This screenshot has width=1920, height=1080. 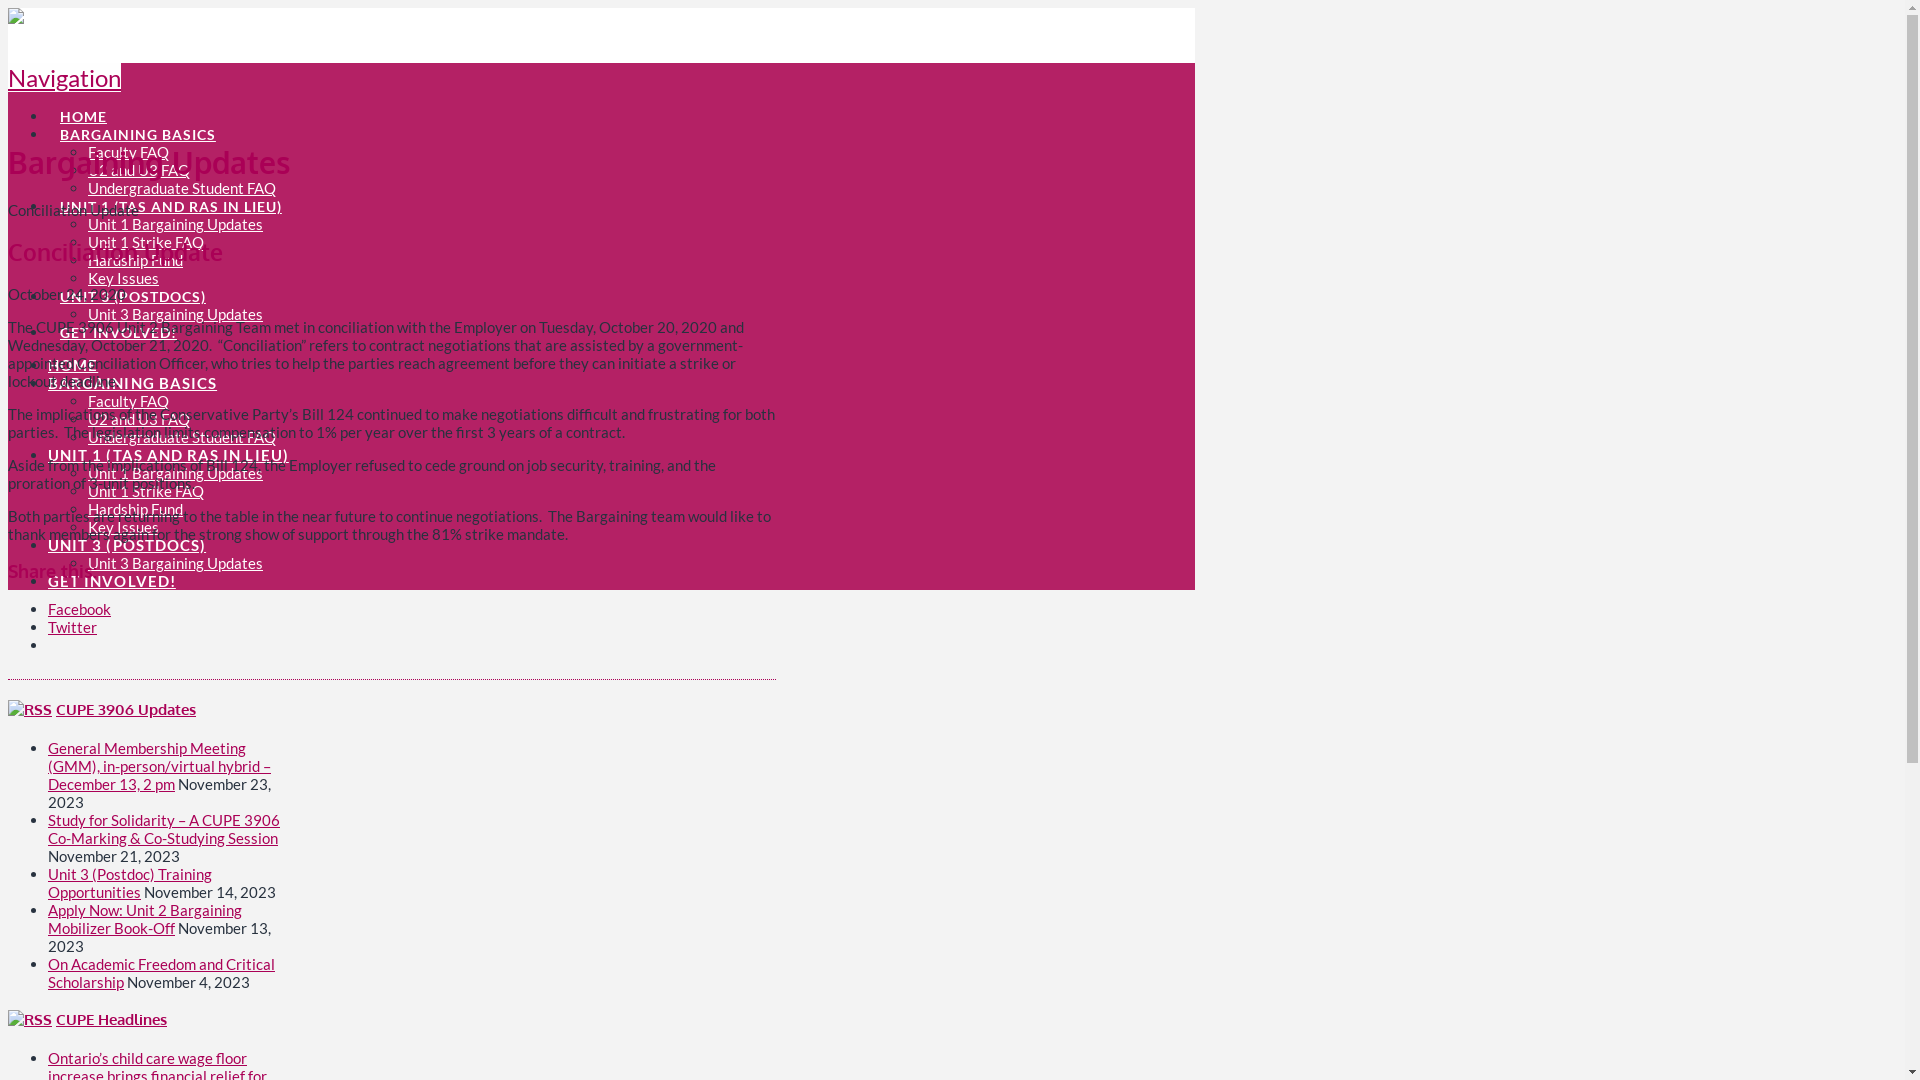 What do you see at coordinates (144, 241) in the screenshot?
I see `'Unit 1 Strike FAQ'` at bounding box center [144, 241].